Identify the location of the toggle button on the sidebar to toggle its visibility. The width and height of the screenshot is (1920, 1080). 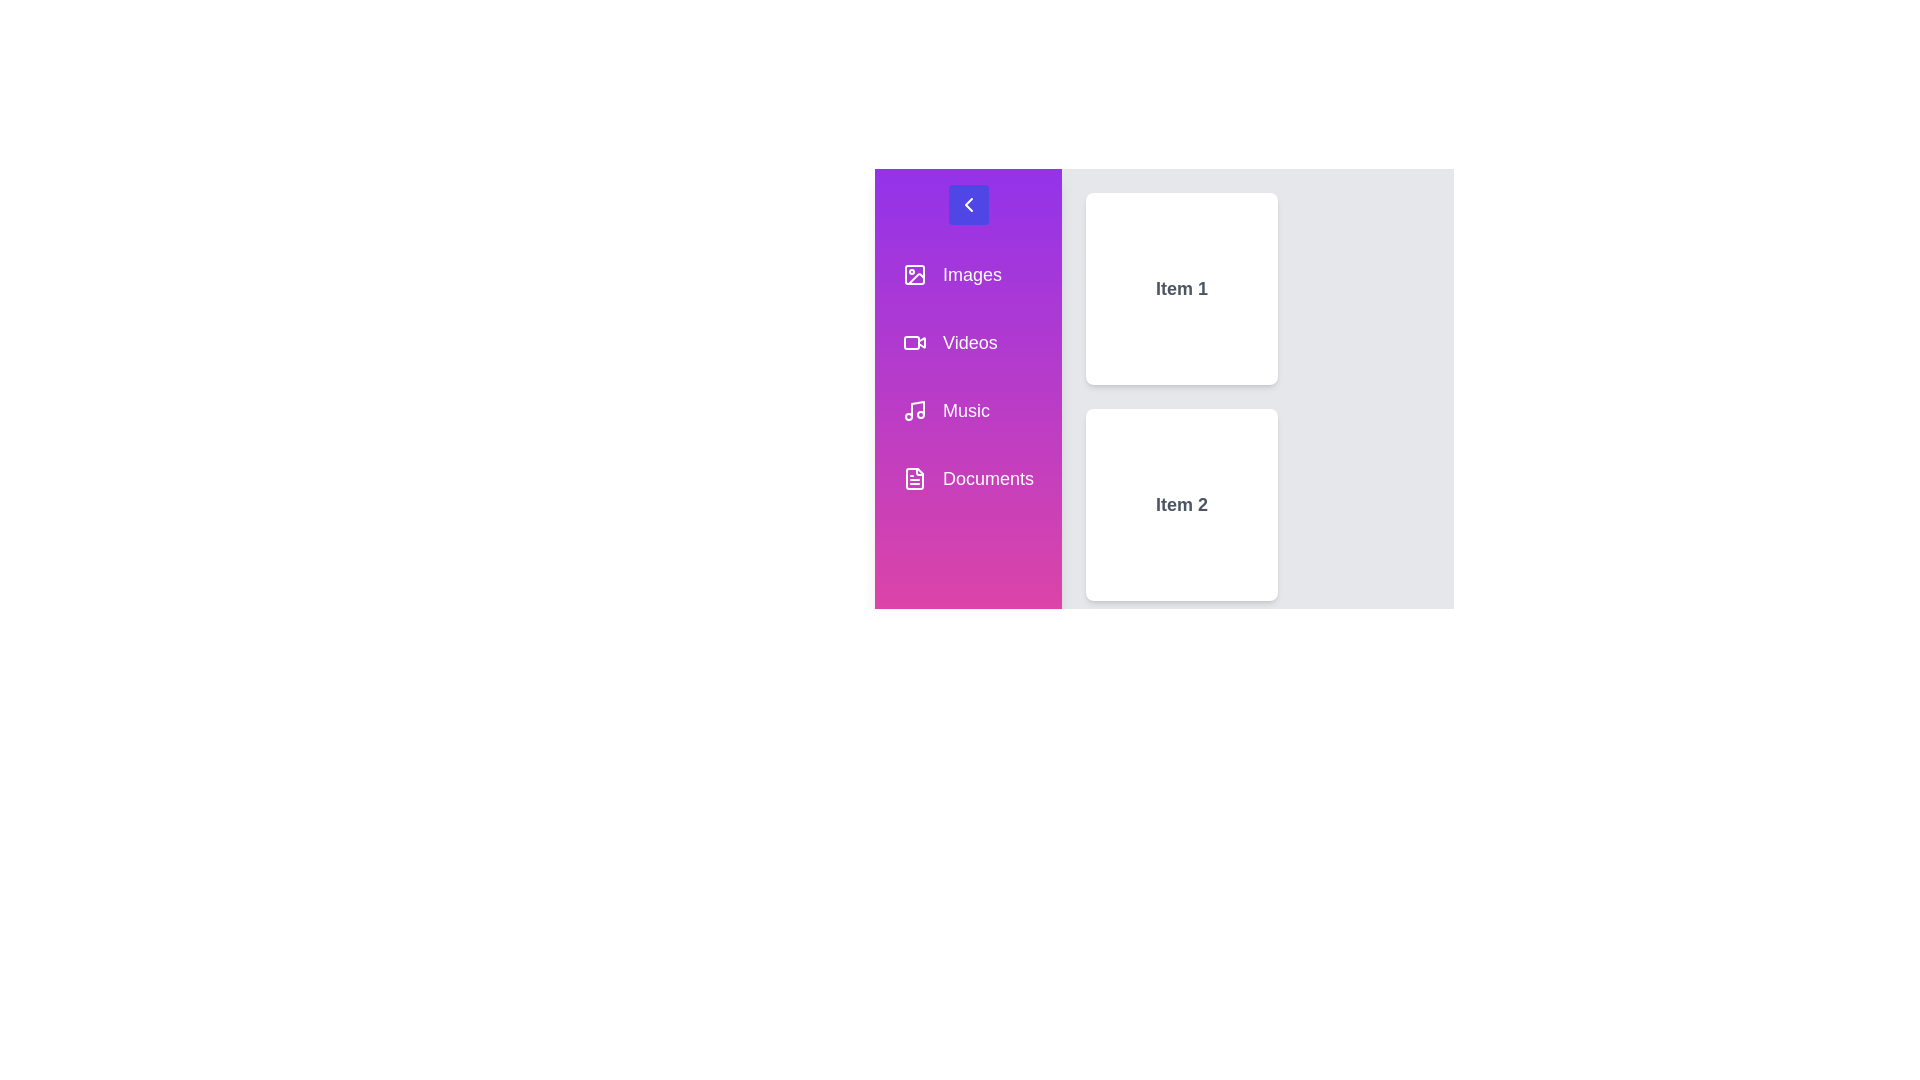
(968, 204).